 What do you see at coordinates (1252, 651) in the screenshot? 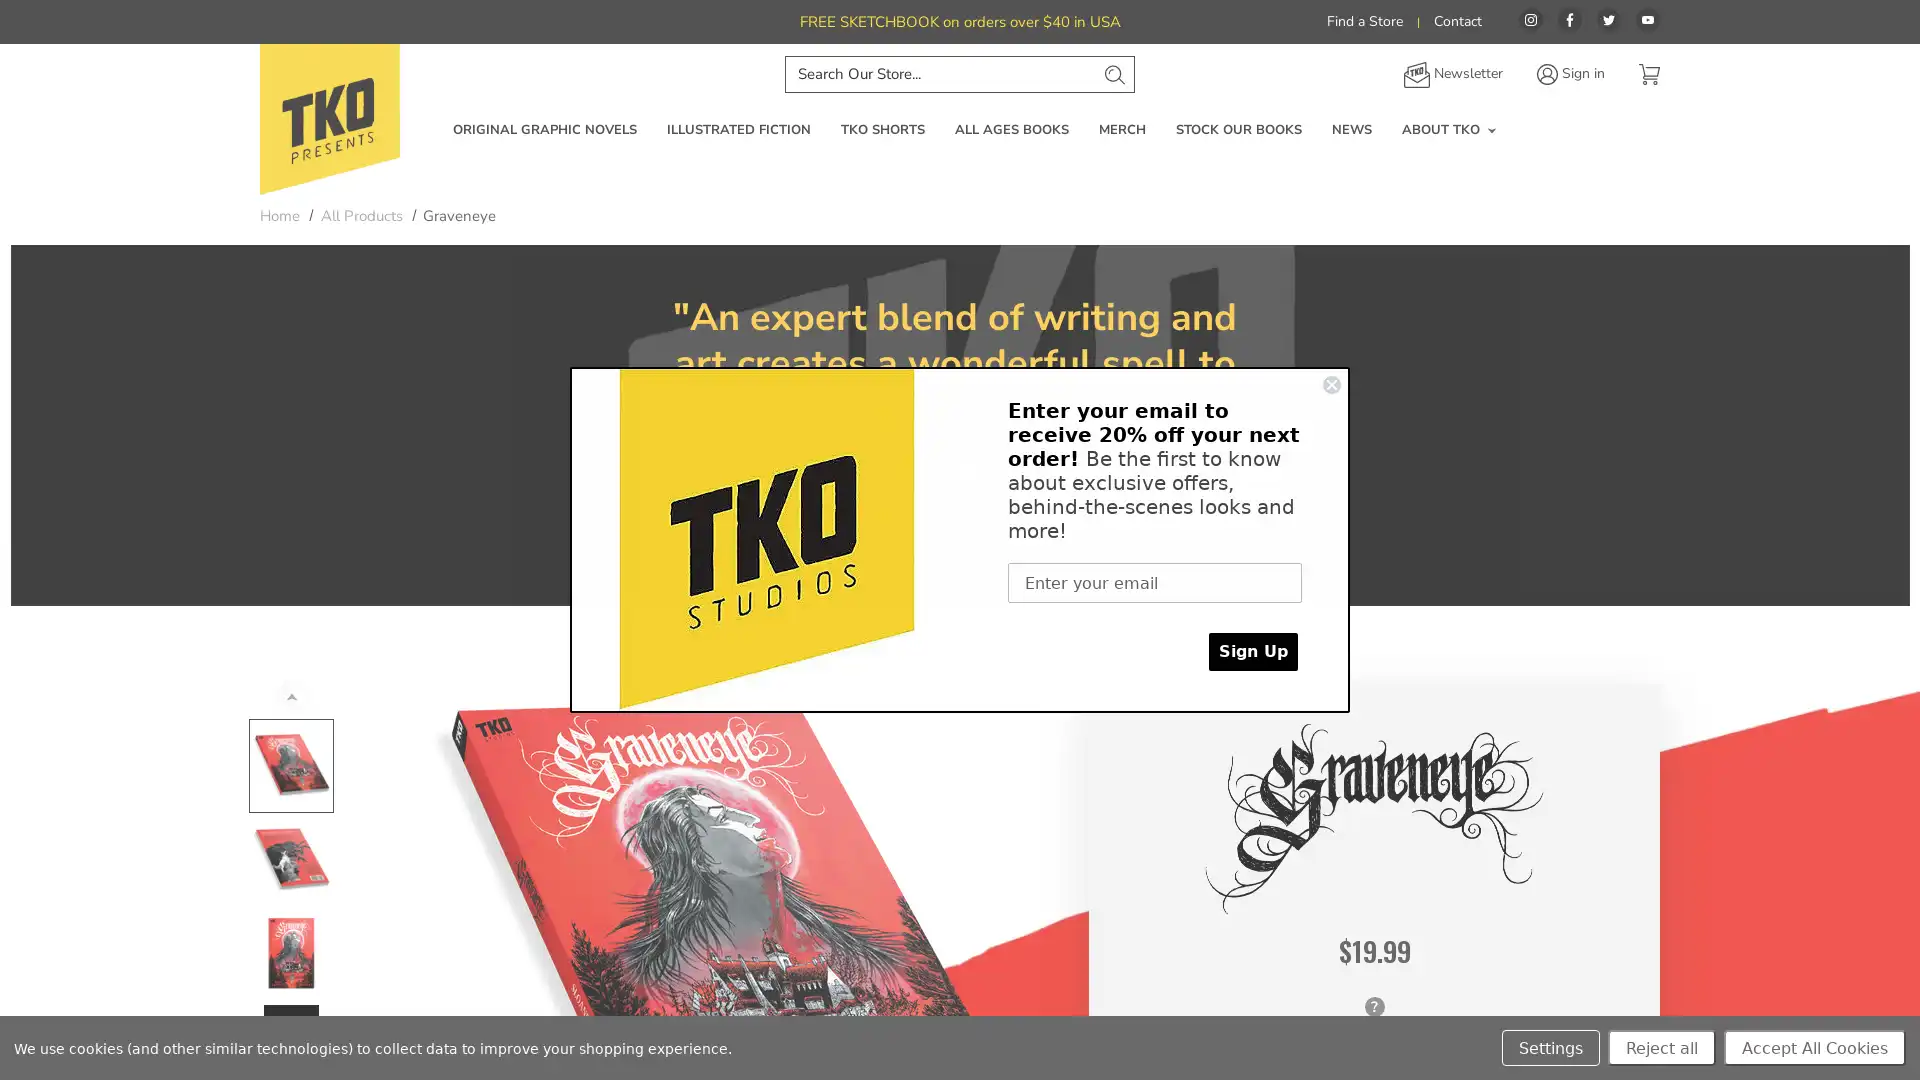
I see `Sign Up` at bounding box center [1252, 651].